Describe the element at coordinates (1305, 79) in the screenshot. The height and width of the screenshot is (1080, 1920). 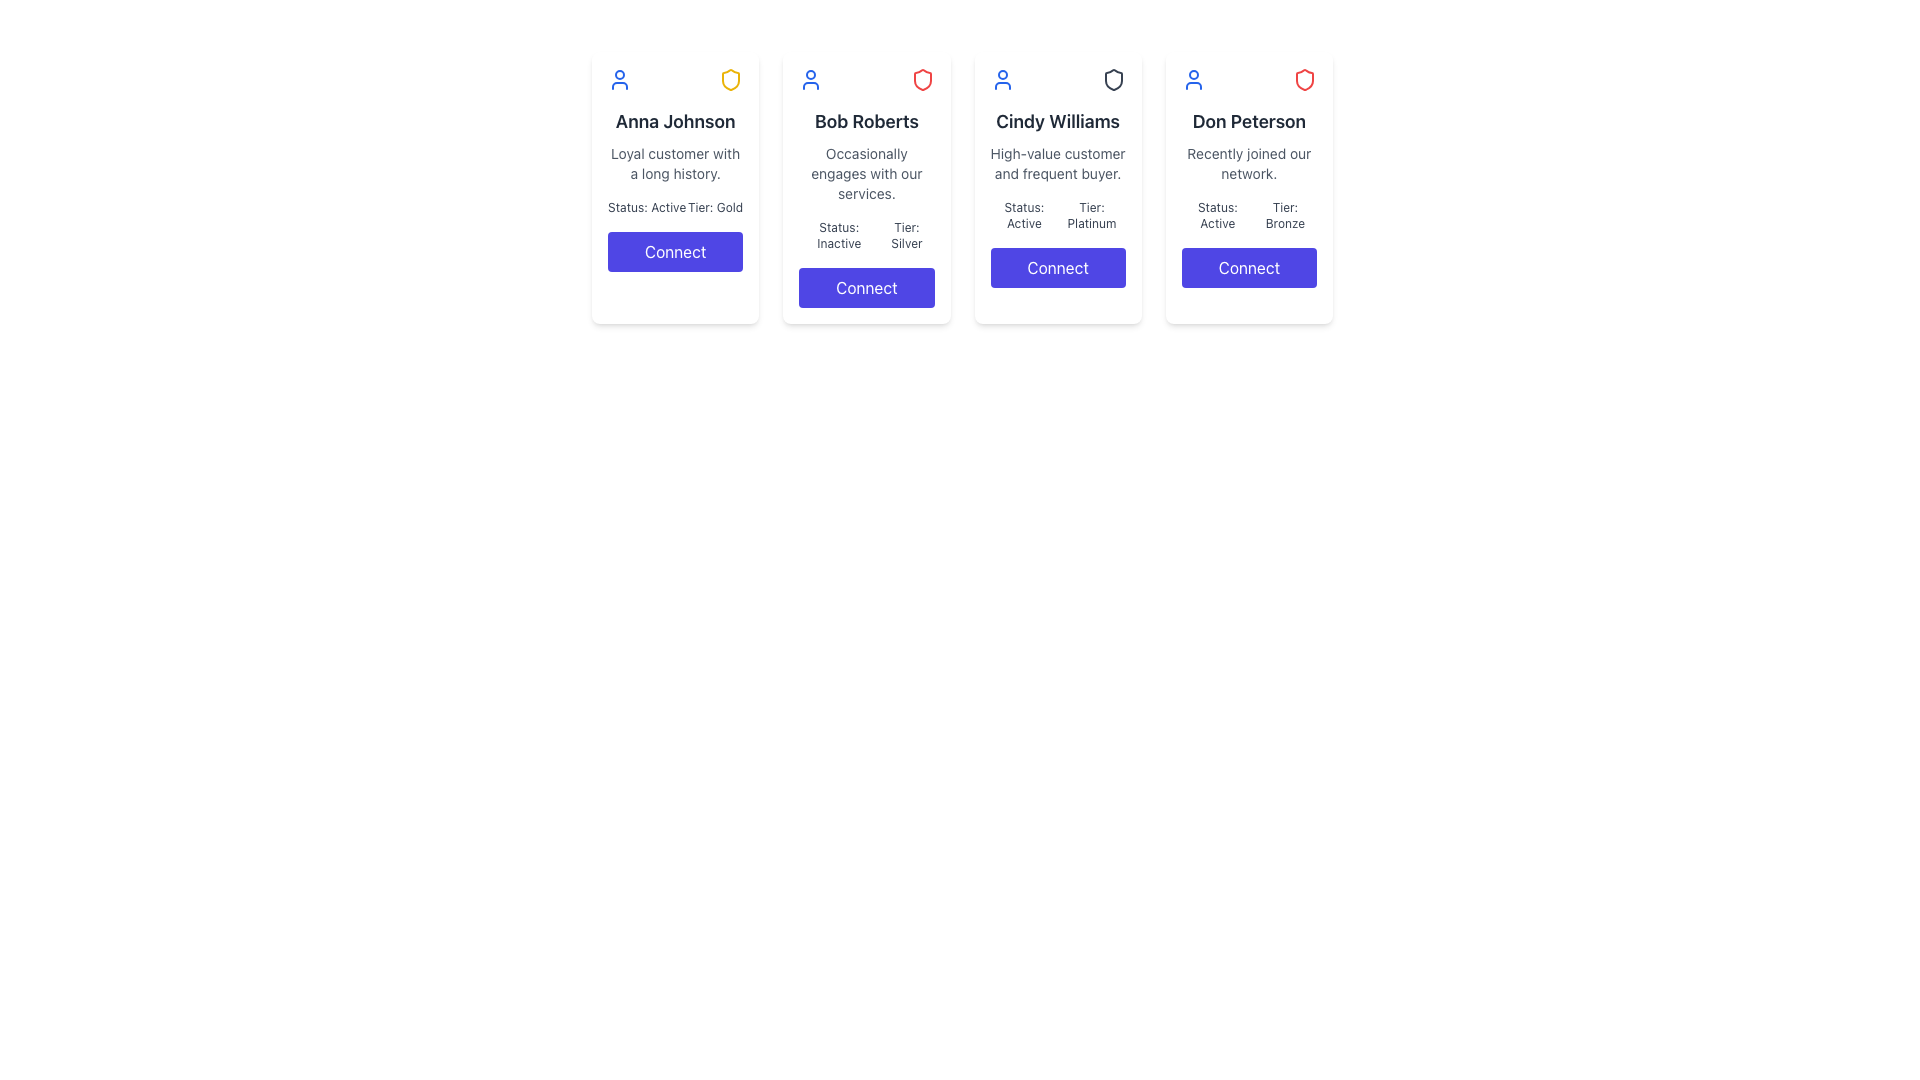
I see `the status icon located in the user card for 'Don Peterson', positioned in the rightmost column and aligned with the top edge of the card` at that location.